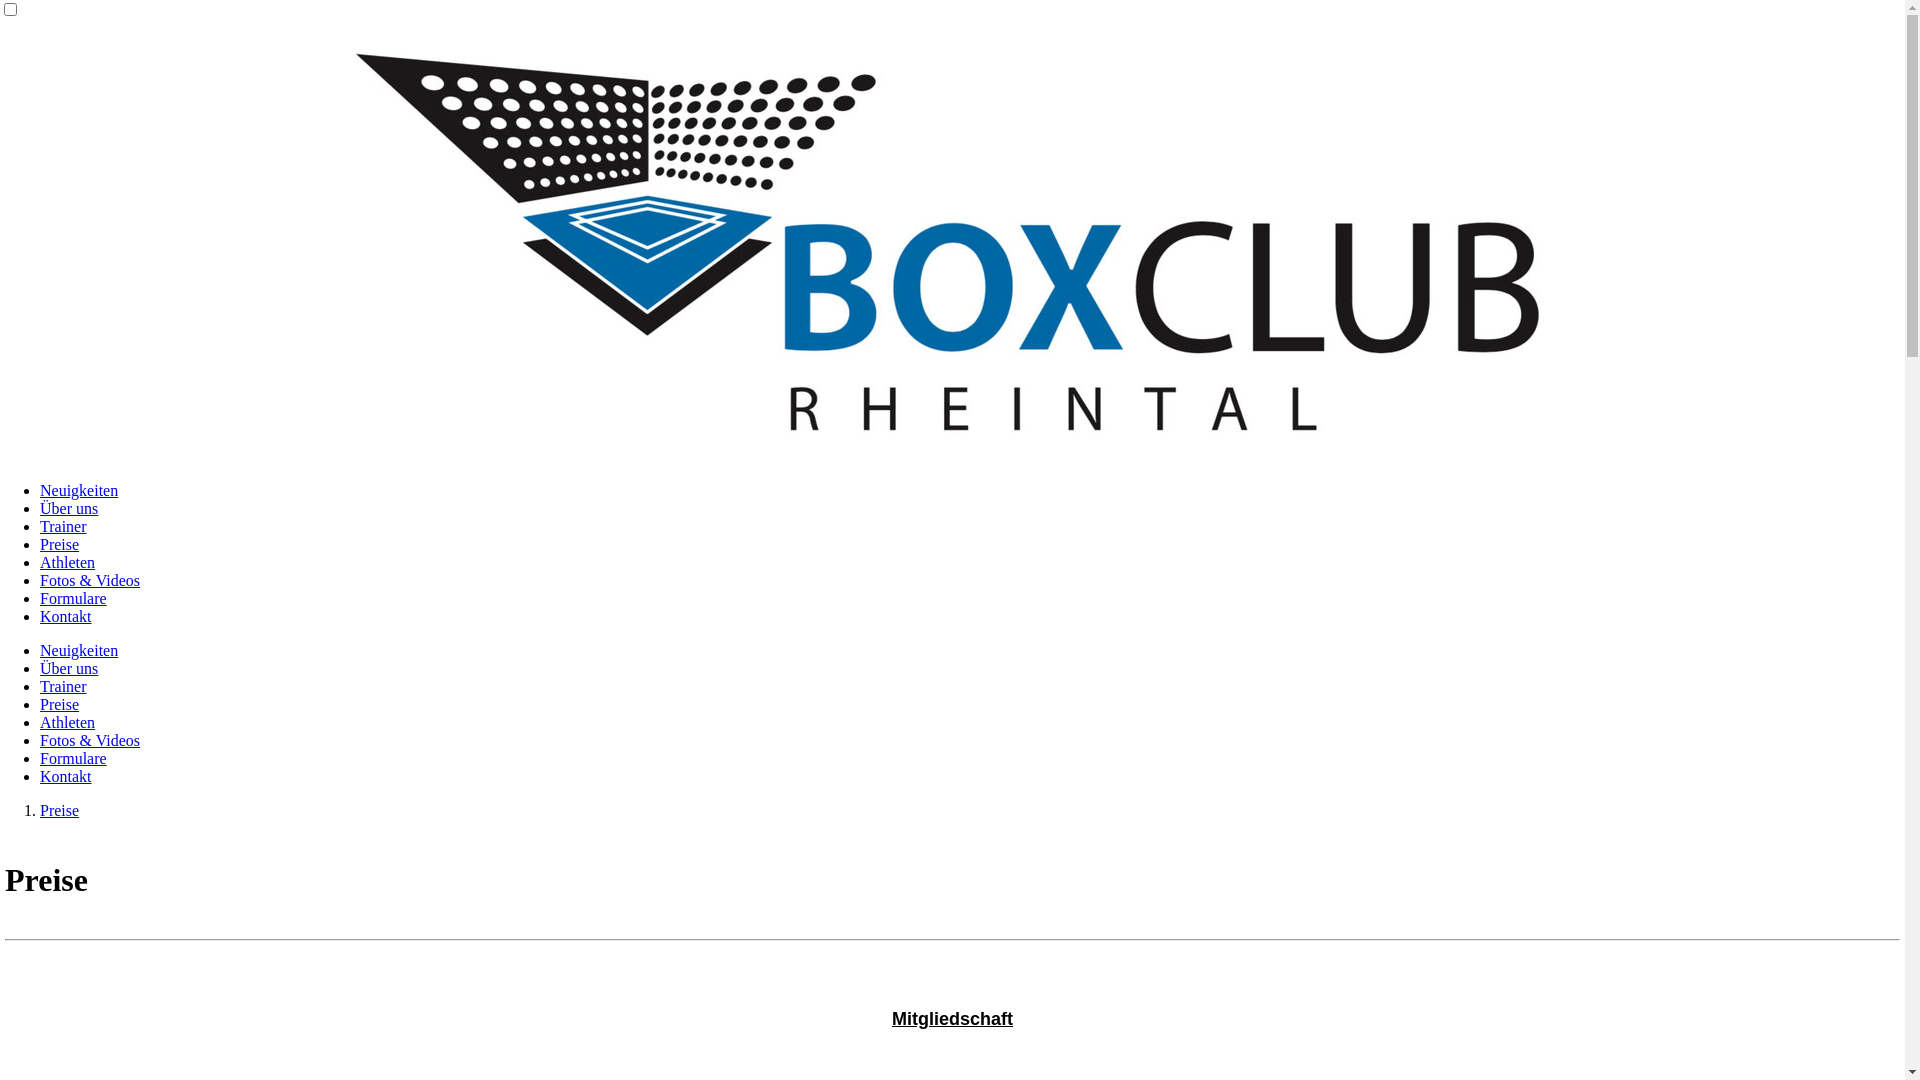 This screenshot has height=1080, width=1920. I want to click on 'Fotos & Videos', so click(89, 580).